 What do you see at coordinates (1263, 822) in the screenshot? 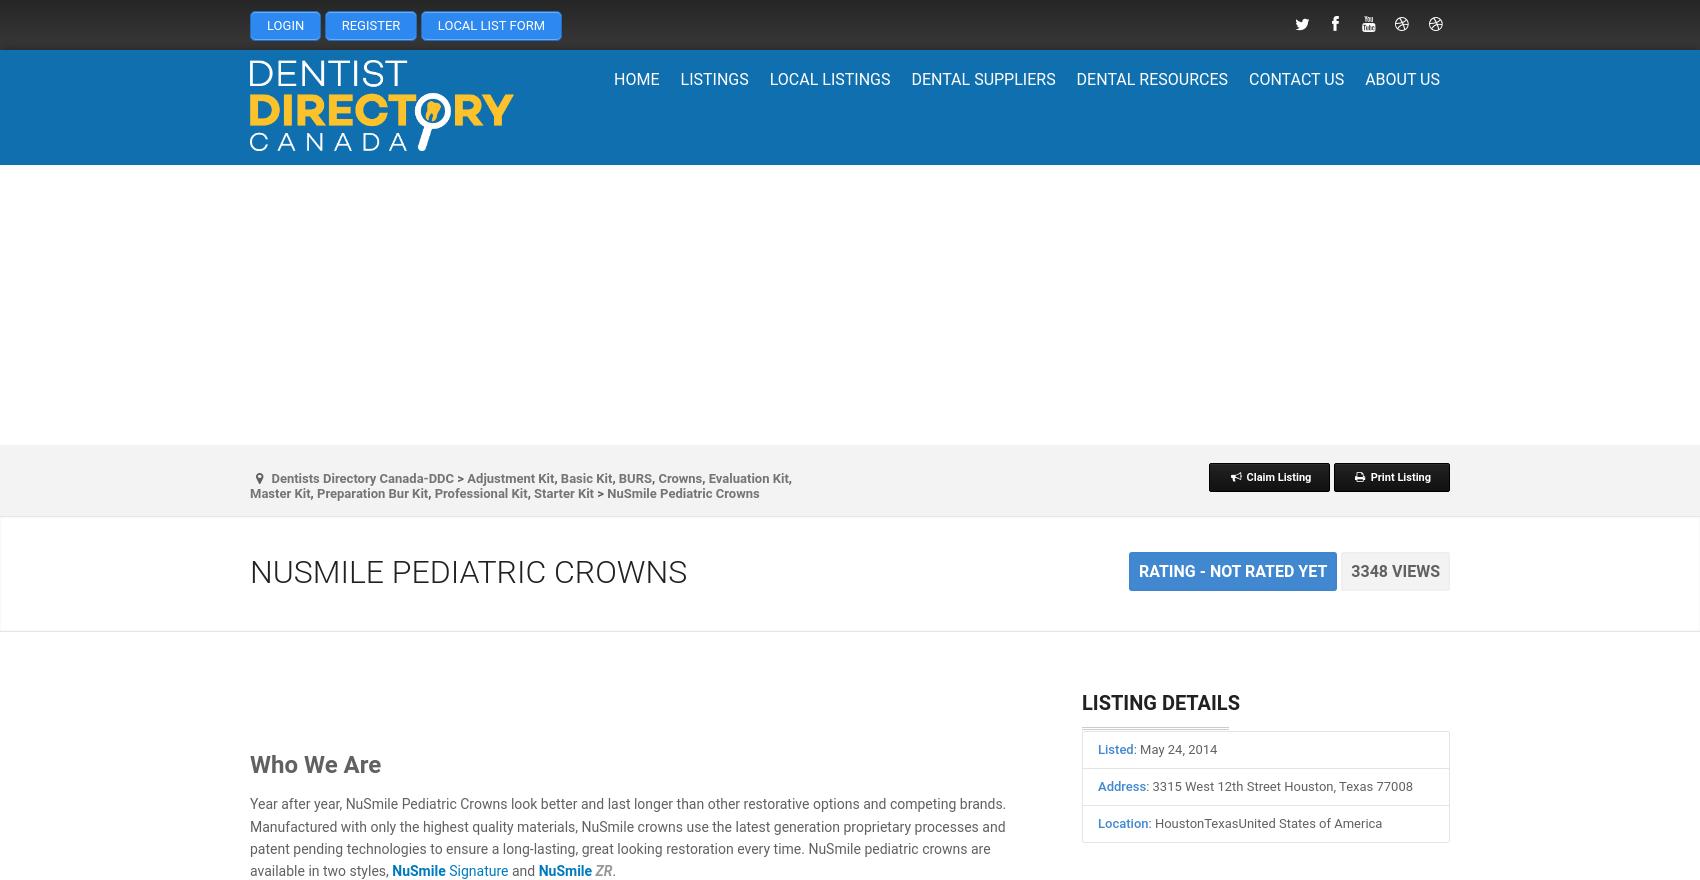
I see `': 

					HoustonTexasUnited States of America'` at bounding box center [1263, 822].